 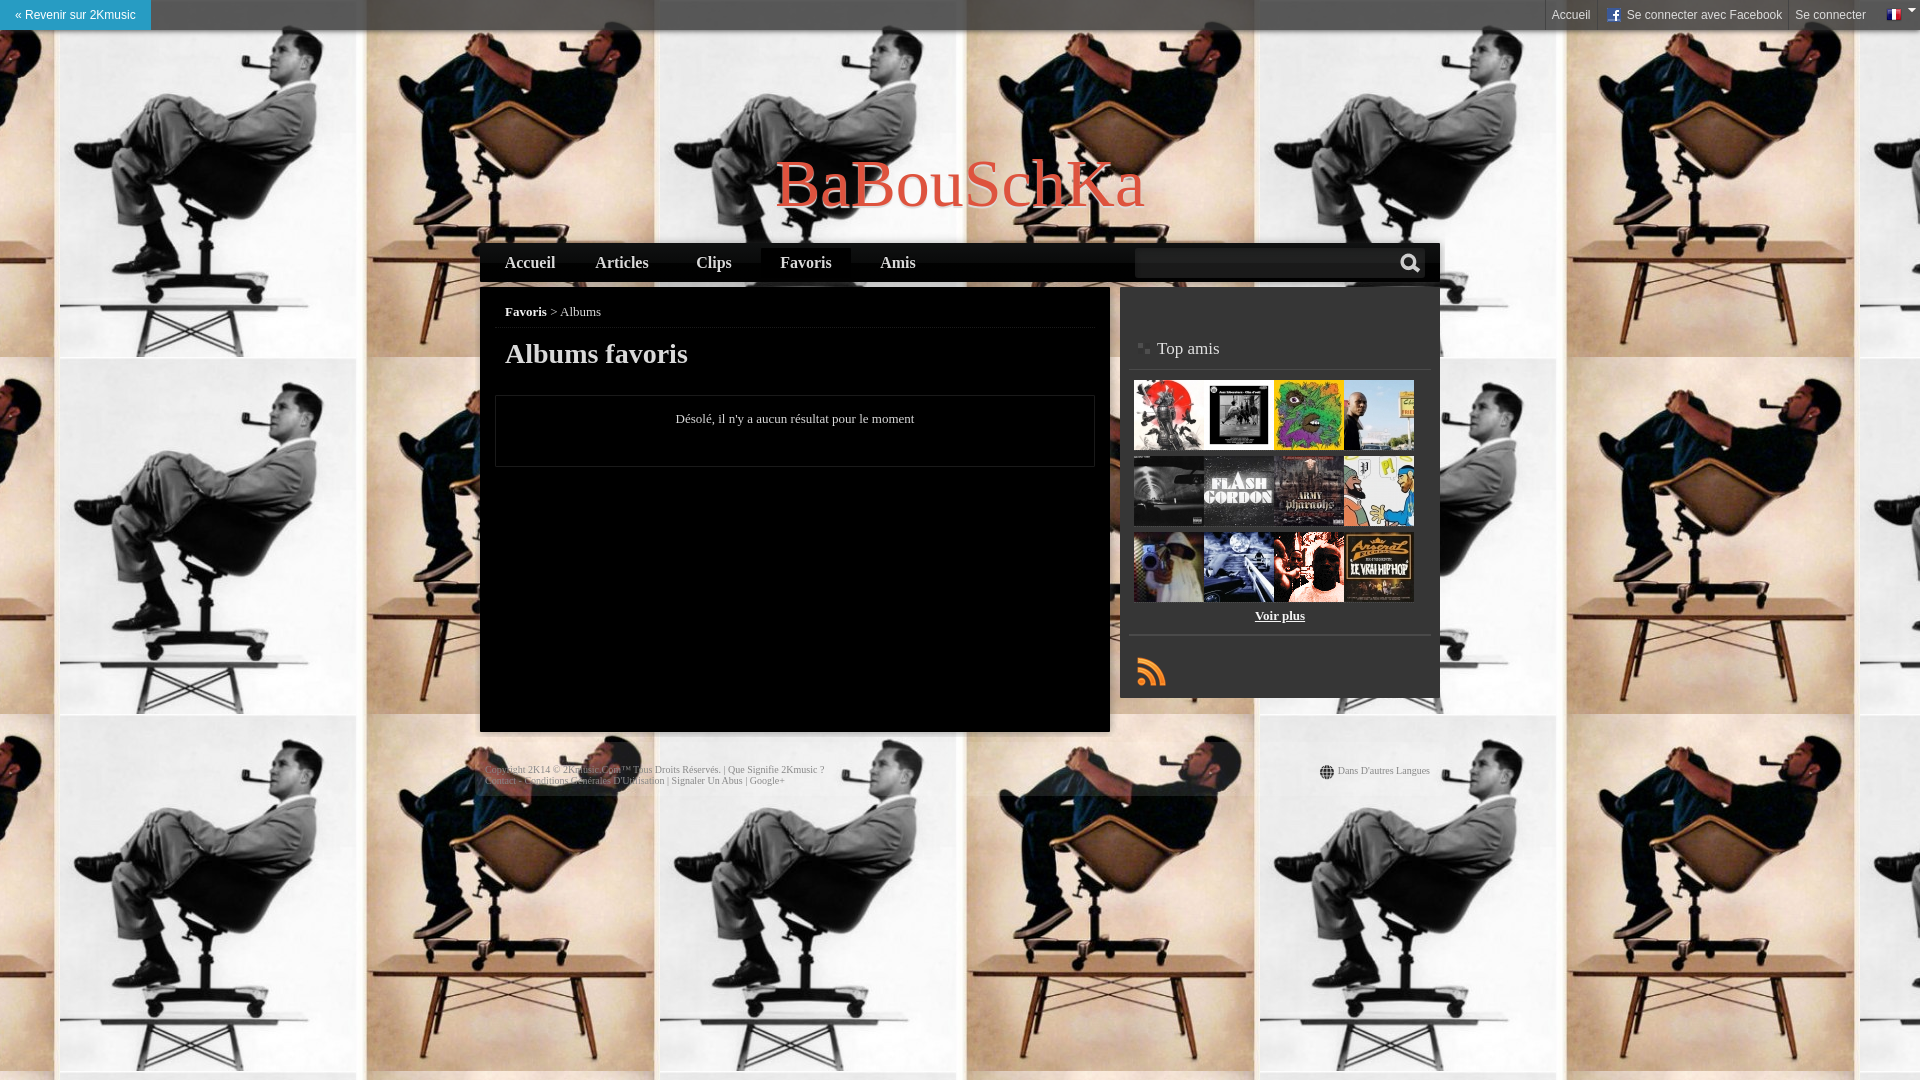 What do you see at coordinates (896, 261) in the screenshot?
I see `'Amis'` at bounding box center [896, 261].